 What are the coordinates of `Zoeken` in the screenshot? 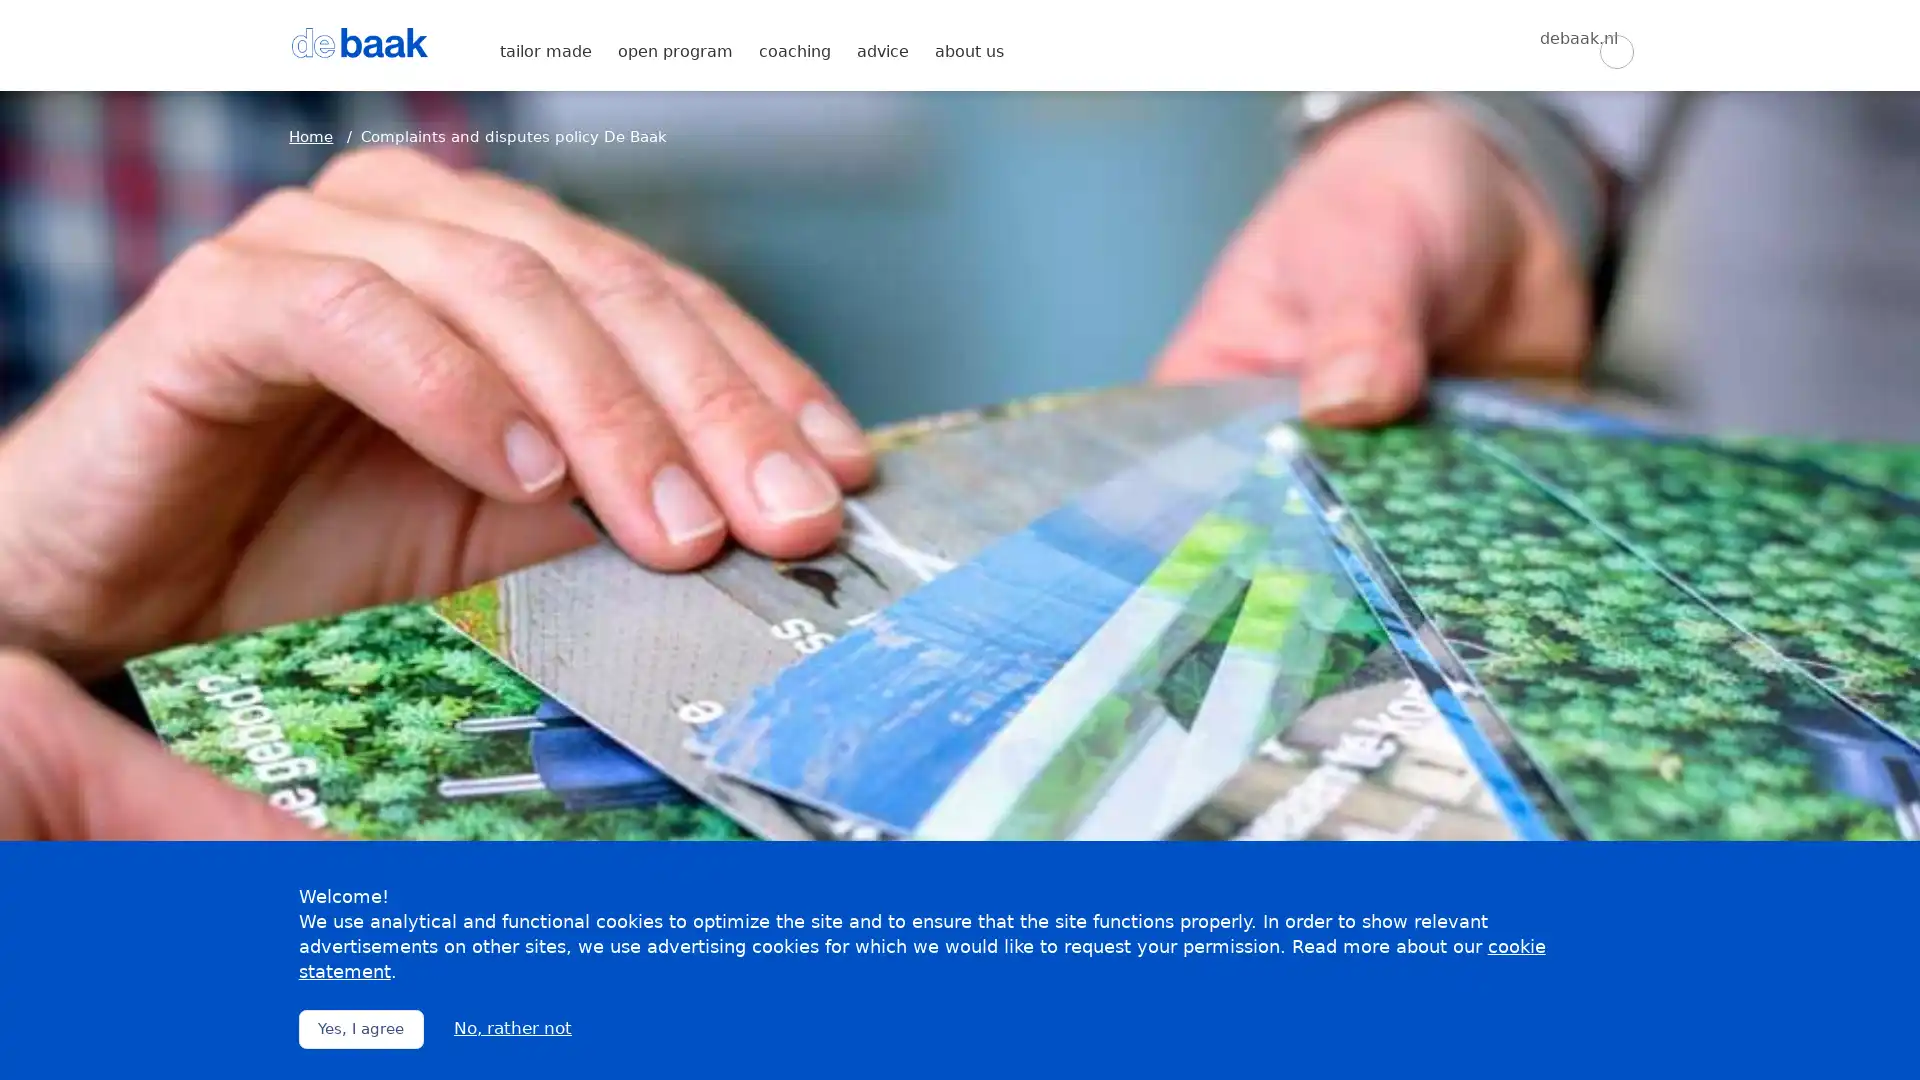 It's located at (1624, 104).